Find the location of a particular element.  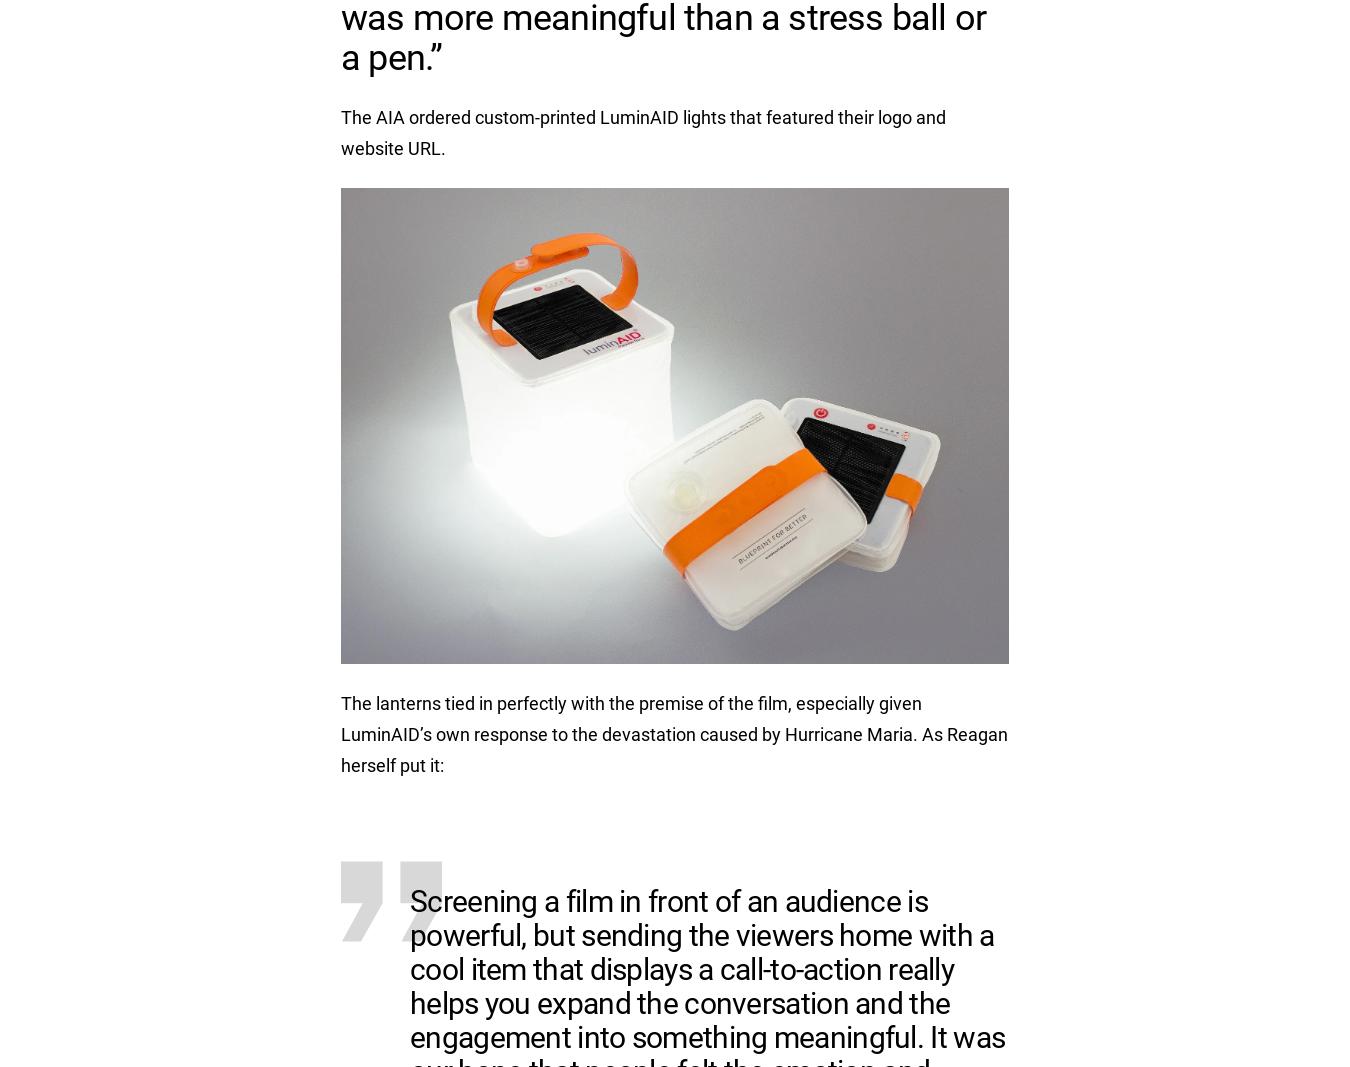

'Poland (USD $)' is located at coordinates (973, 13).